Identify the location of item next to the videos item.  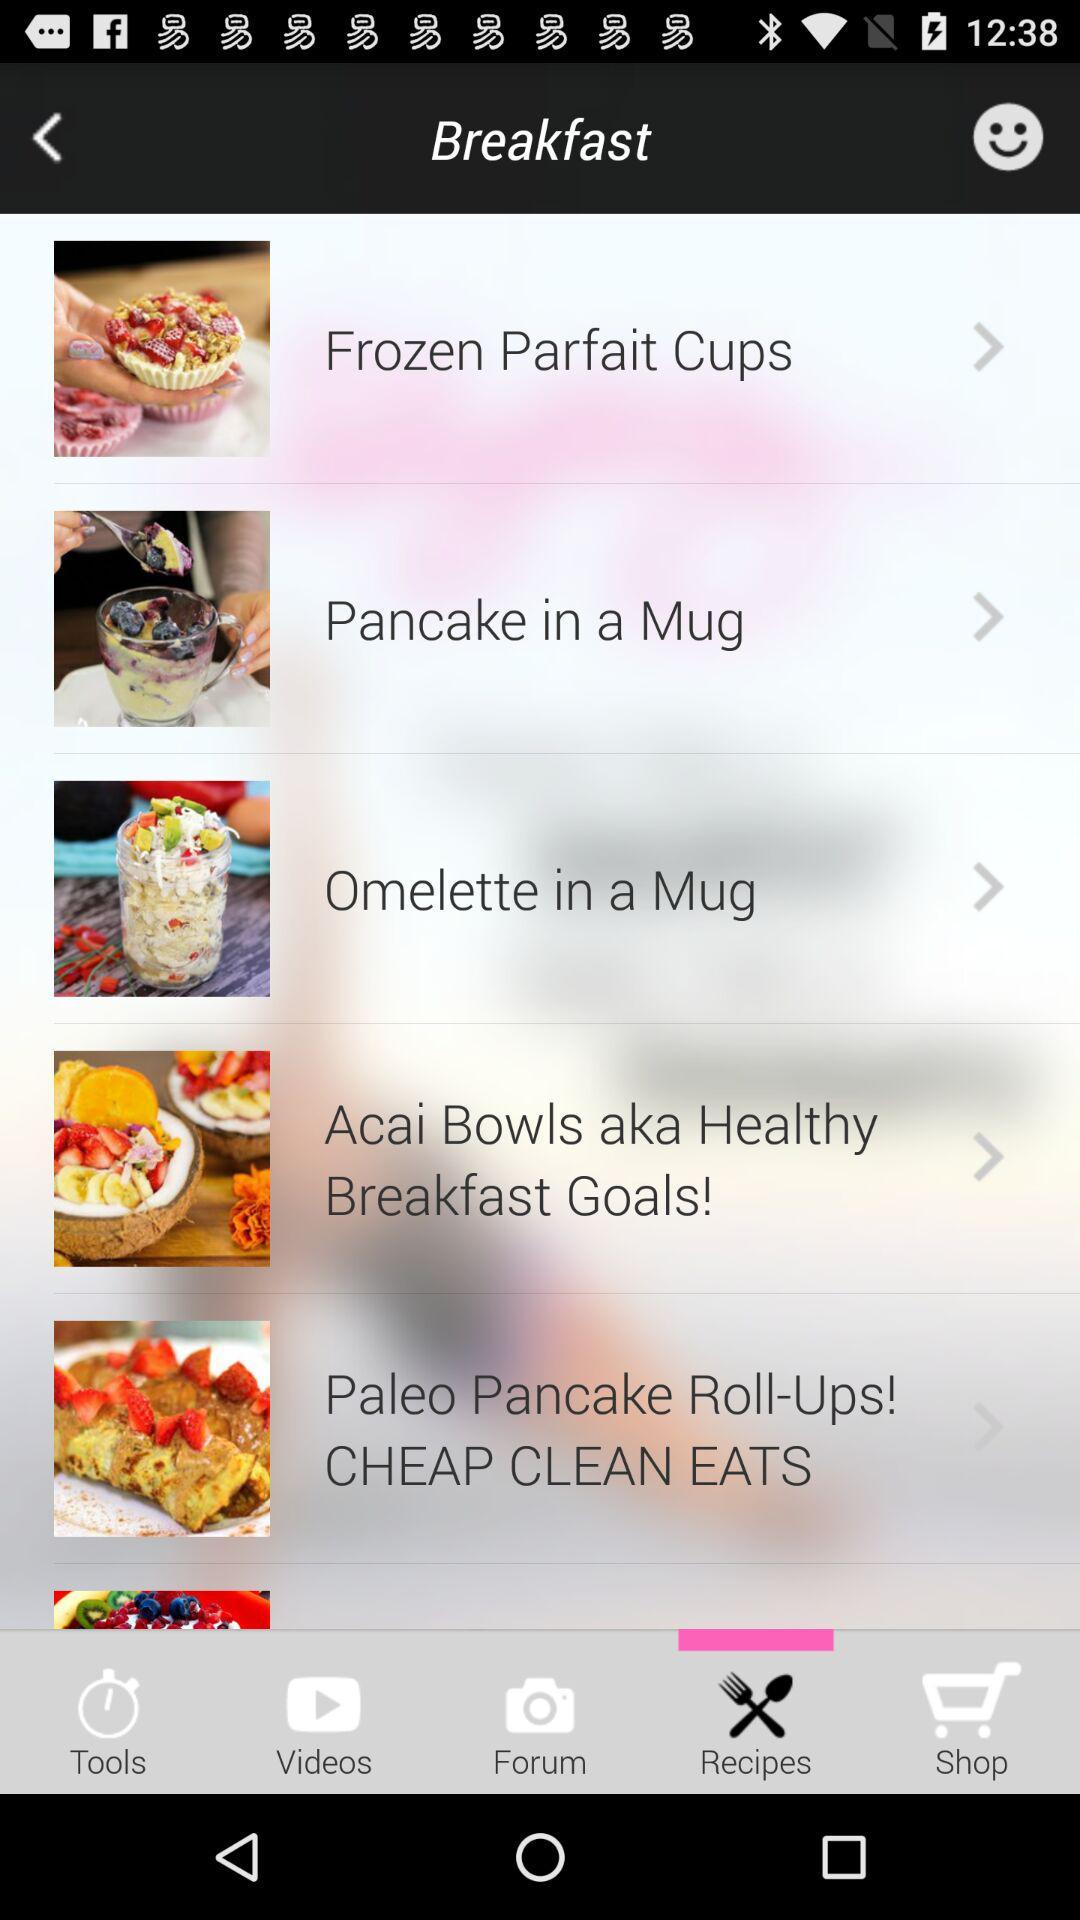
(540, 1710).